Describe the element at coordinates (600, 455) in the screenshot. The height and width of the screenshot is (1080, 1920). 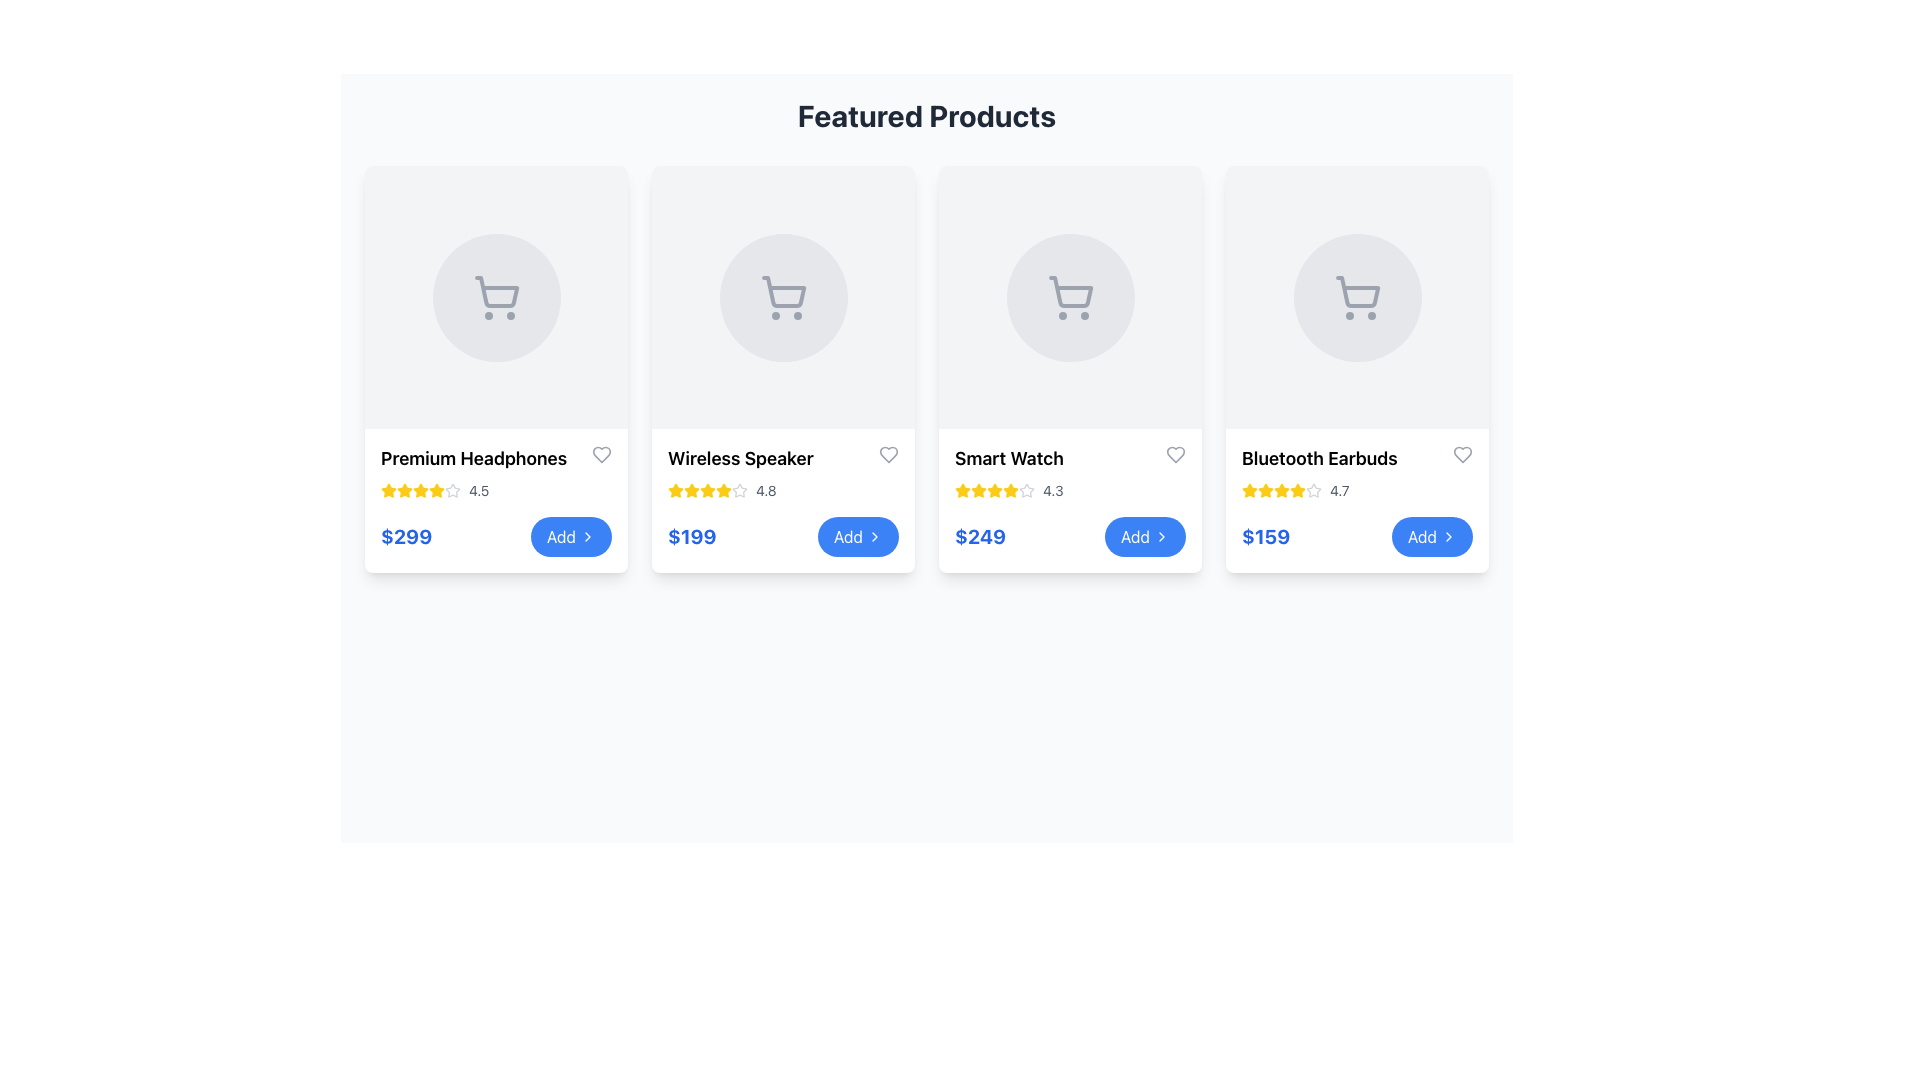
I see `on the heart icon located in the upper-right corner of the 'Premium Headphones' card` at that location.